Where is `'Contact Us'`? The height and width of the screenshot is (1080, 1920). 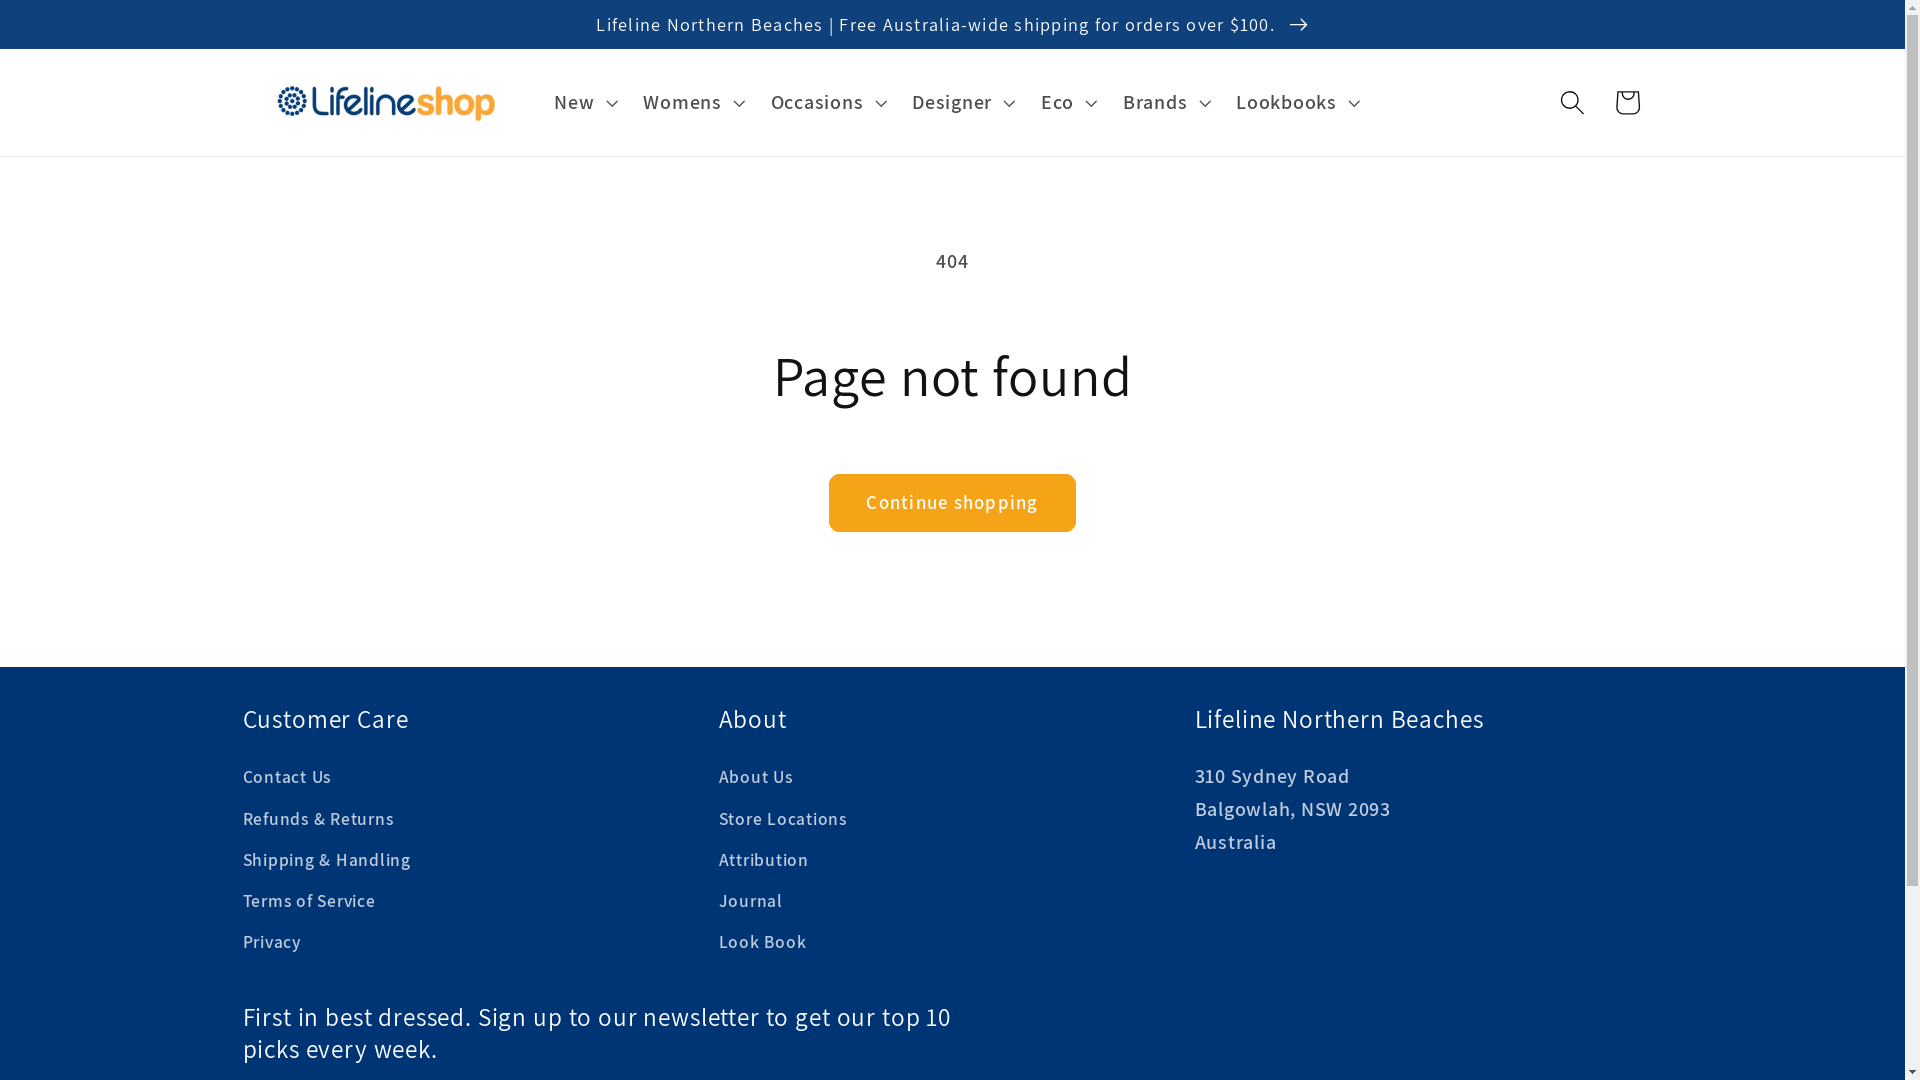 'Contact Us' is located at coordinates (285, 779).